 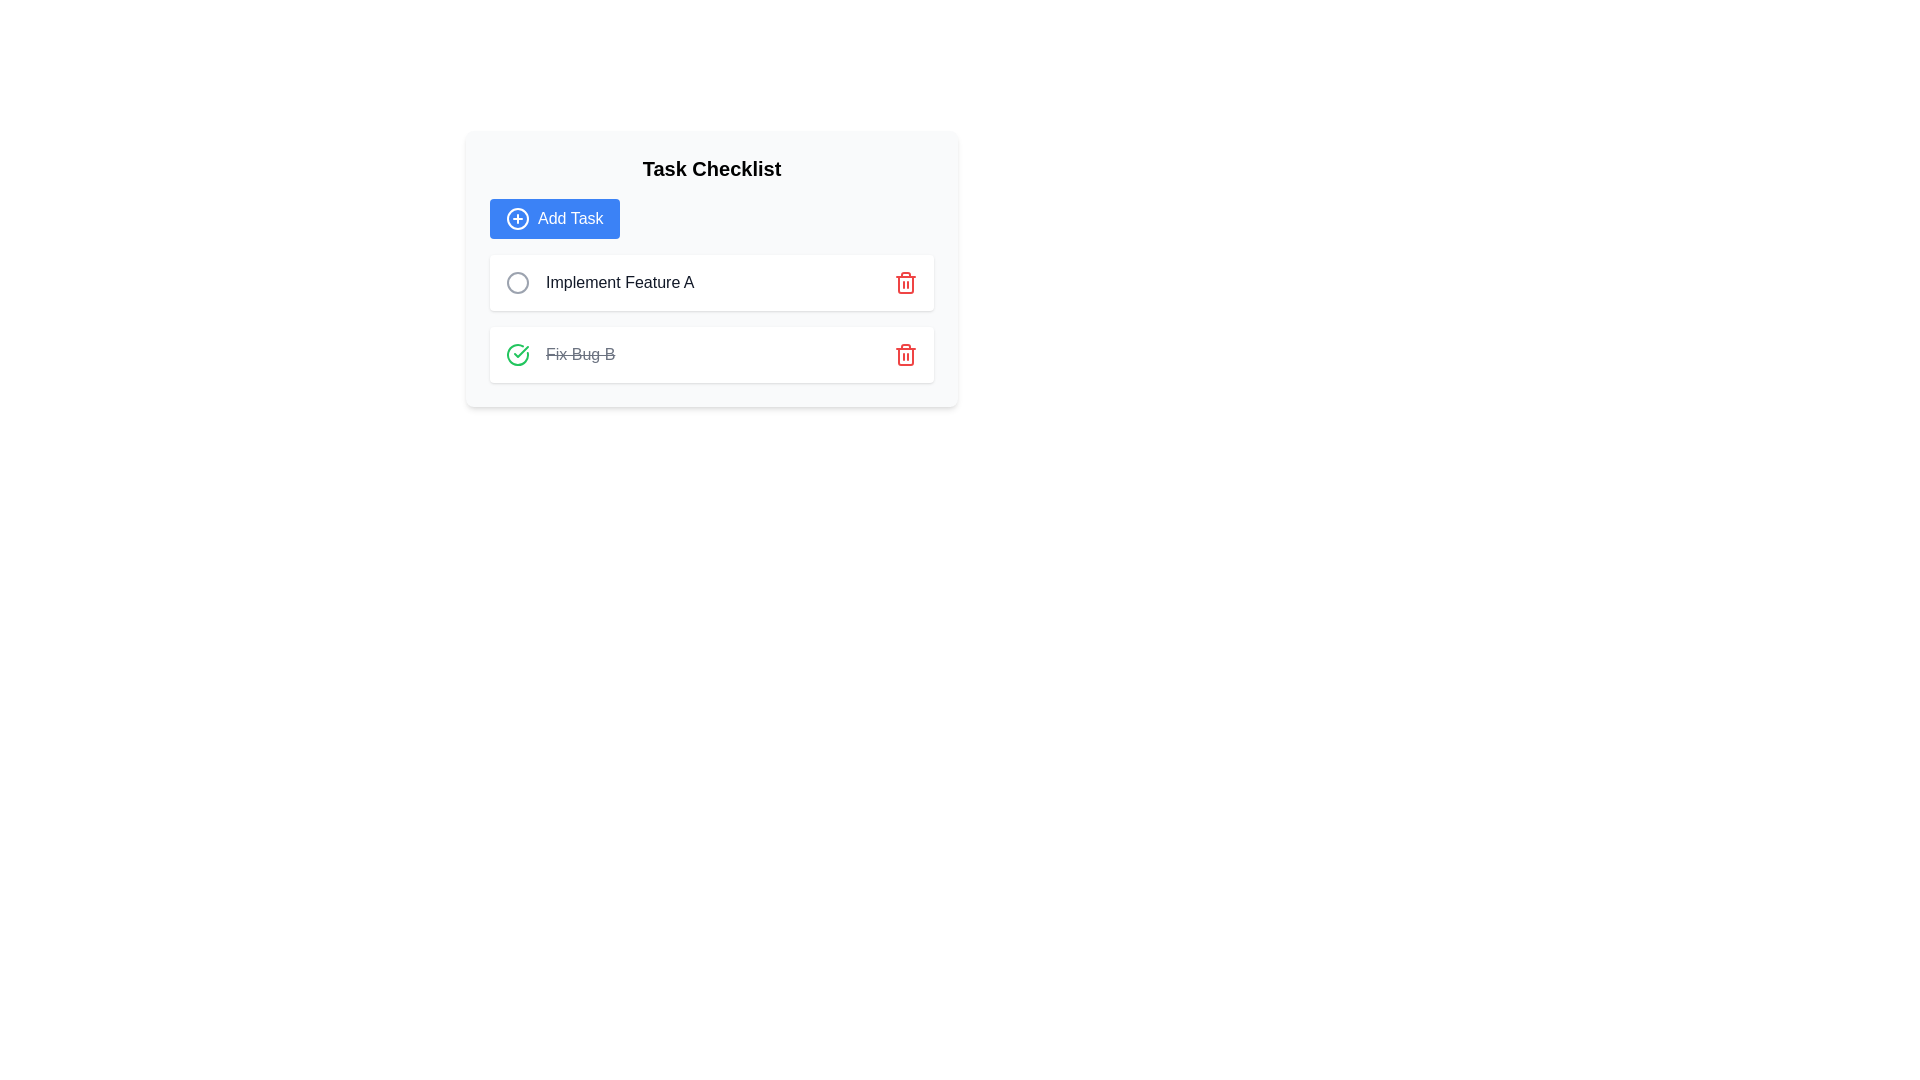 I want to click on the delete icon for the task labeled 'Fix Bug B' to initiate the removal process, so click(x=905, y=353).